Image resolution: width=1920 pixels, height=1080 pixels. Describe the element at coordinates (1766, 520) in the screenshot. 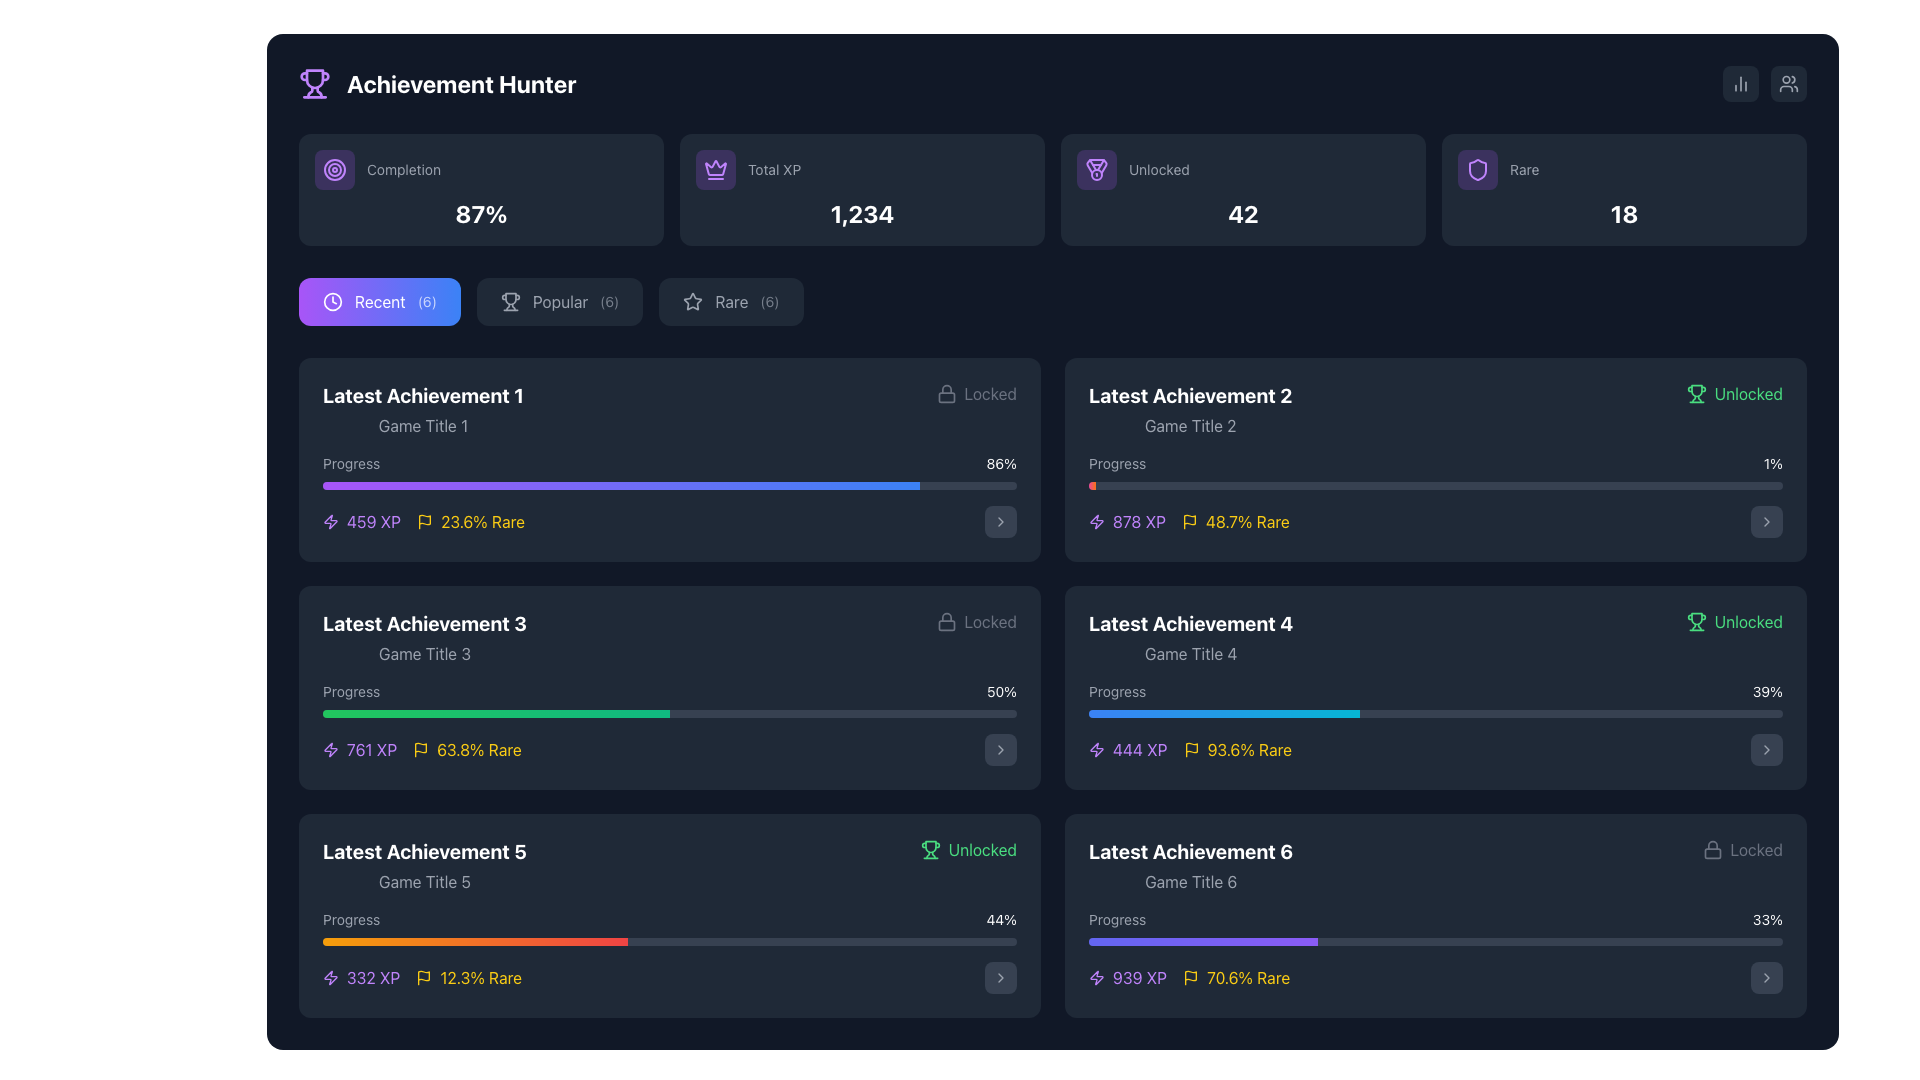

I see `the right chevron icon button located at the bottom-right corner of the 'Latest Achievement 2' card to initiate navigation` at that location.